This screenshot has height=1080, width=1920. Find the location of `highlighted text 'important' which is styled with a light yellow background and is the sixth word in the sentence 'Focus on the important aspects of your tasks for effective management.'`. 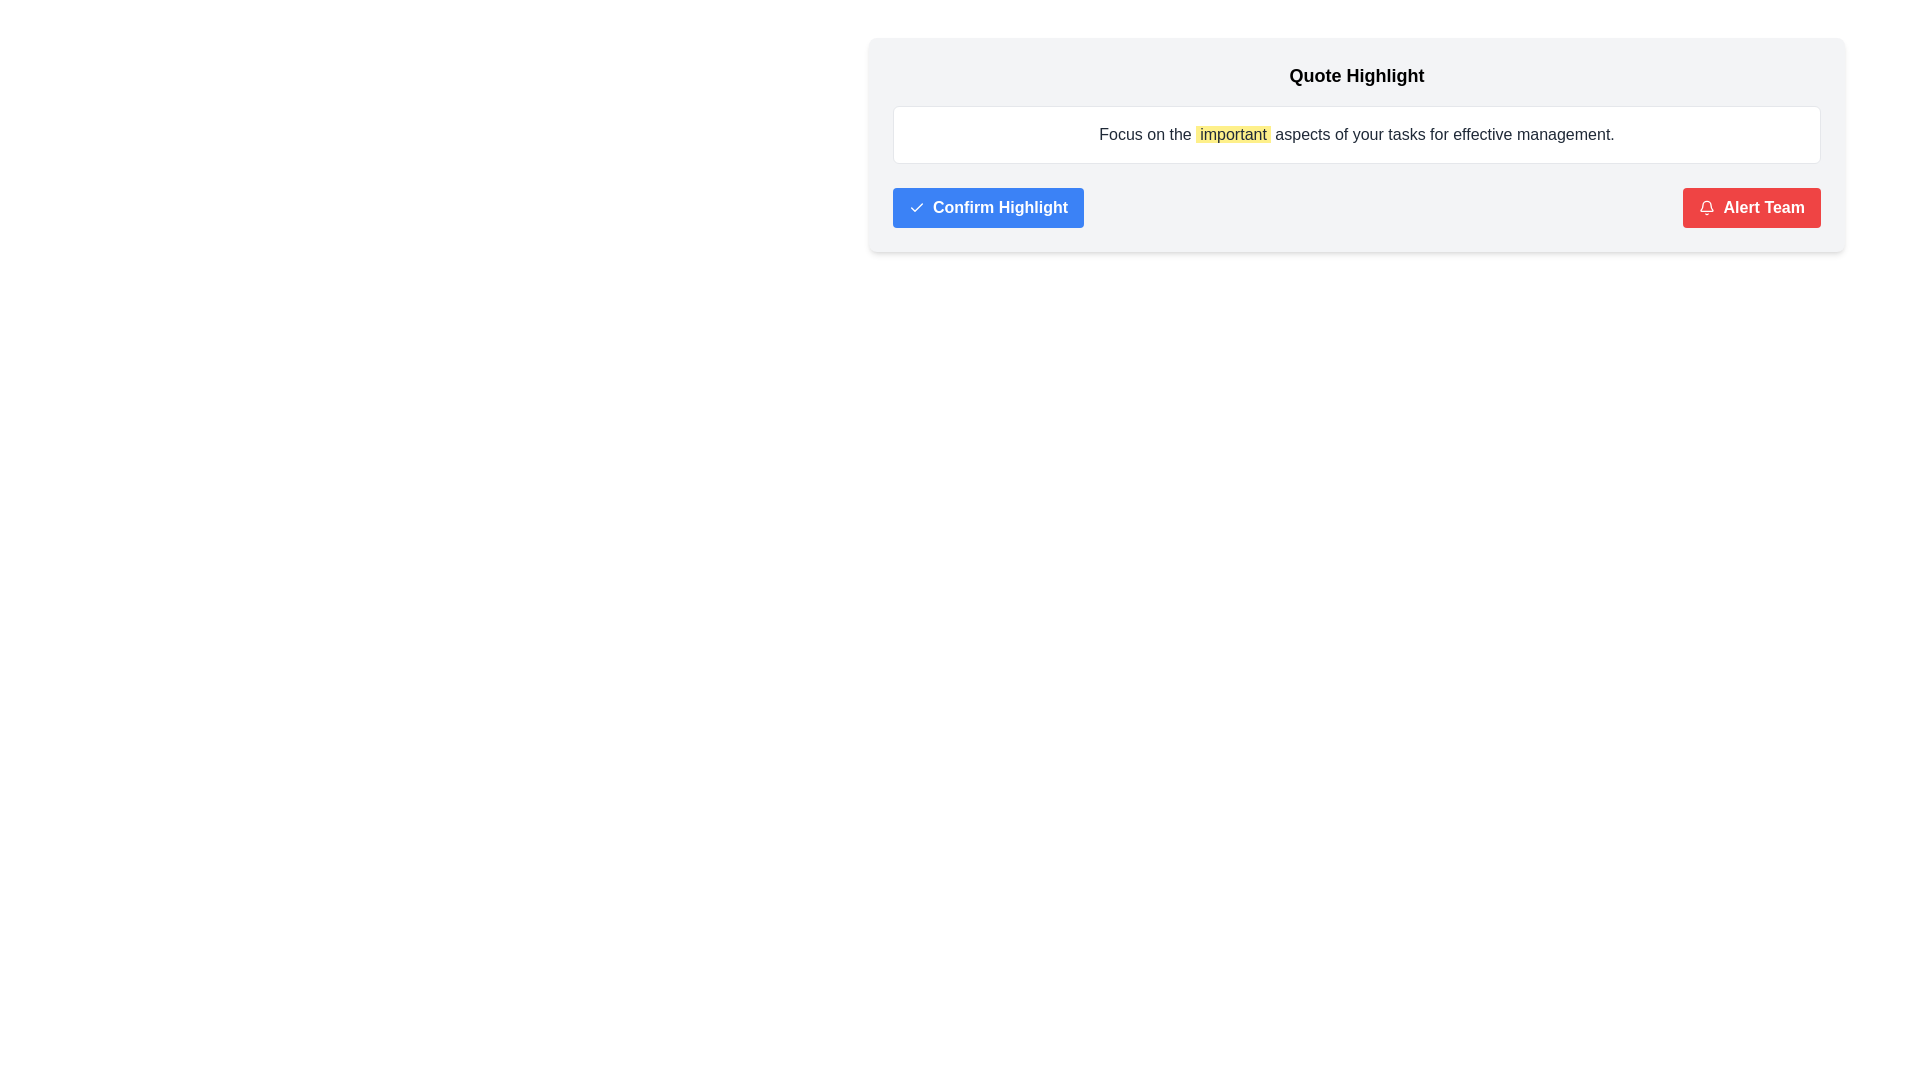

highlighted text 'important' which is styled with a light yellow background and is the sixth word in the sentence 'Focus on the important aspects of your tasks for effective management.' is located at coordinates (1232, 134).